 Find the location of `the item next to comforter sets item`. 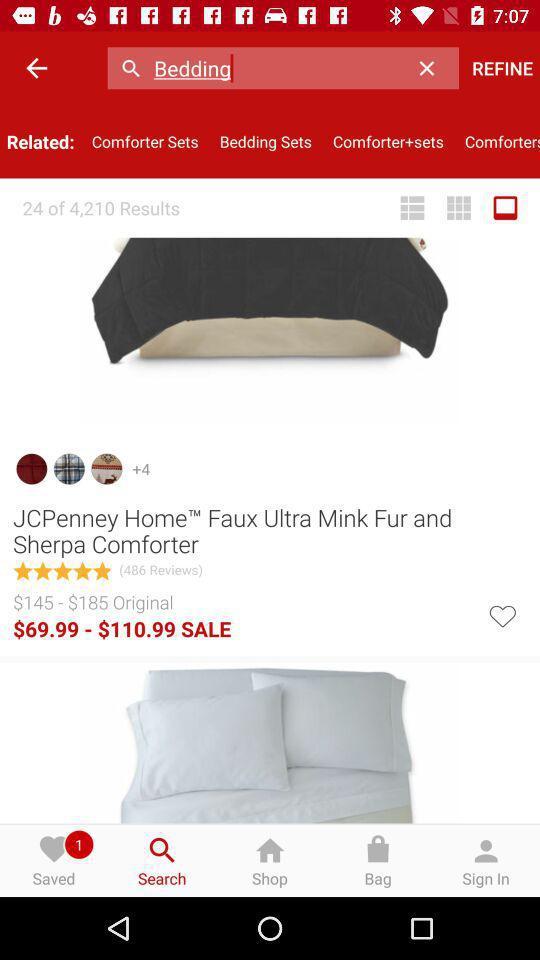

the item next to comforter sets item is located at coordinates (265, 140).